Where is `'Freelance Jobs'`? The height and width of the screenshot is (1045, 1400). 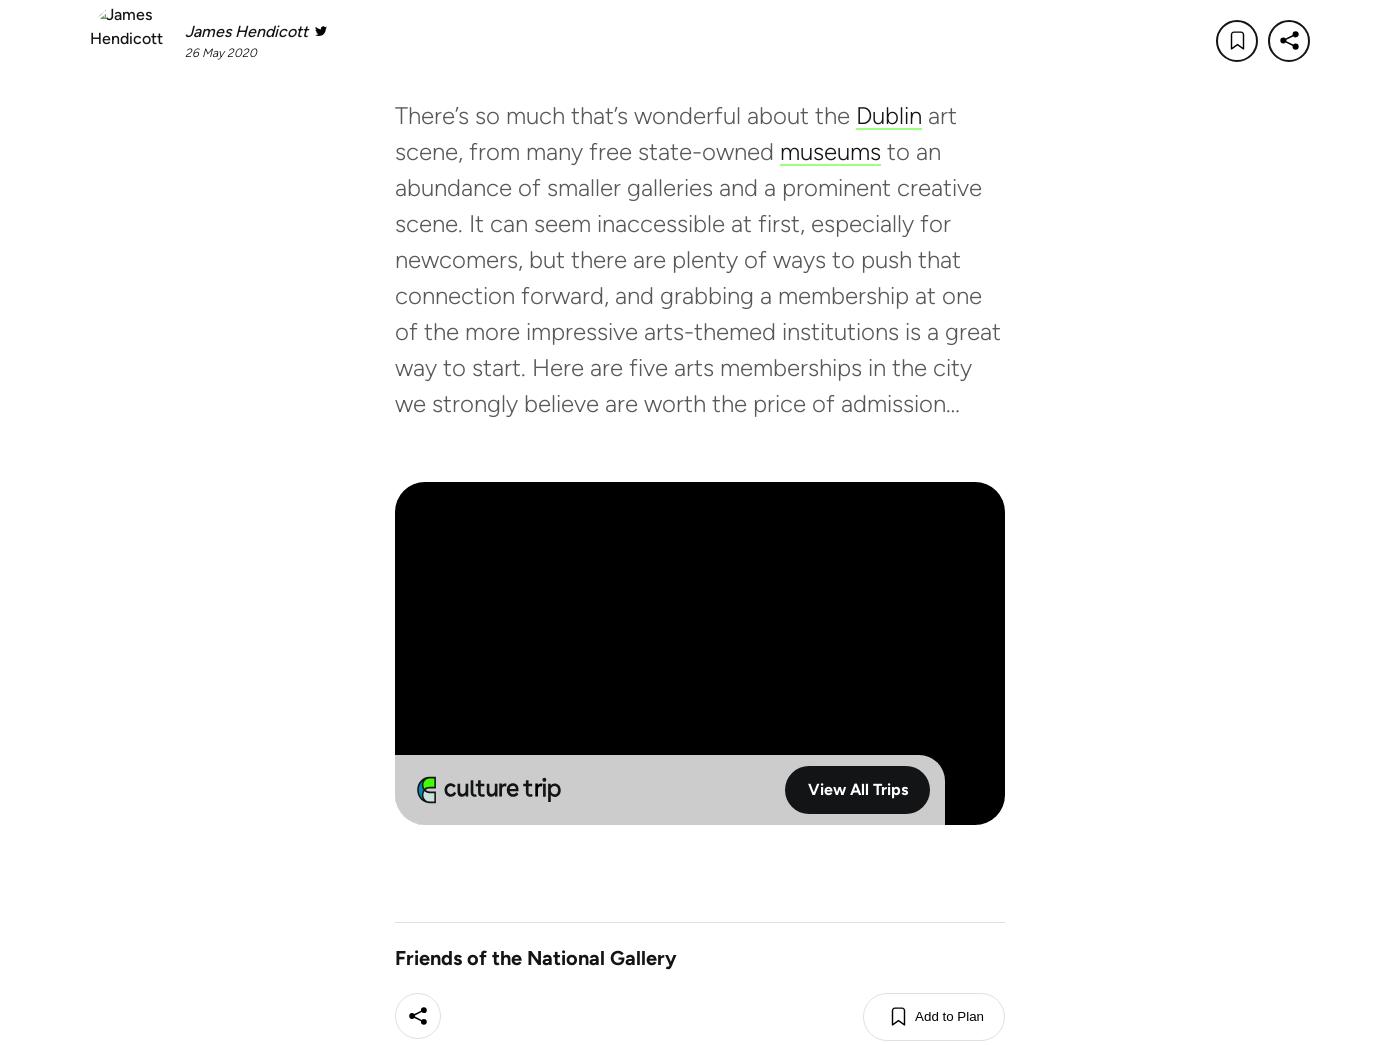
'Freelance Jobs' is located at coordinates (866, 931).